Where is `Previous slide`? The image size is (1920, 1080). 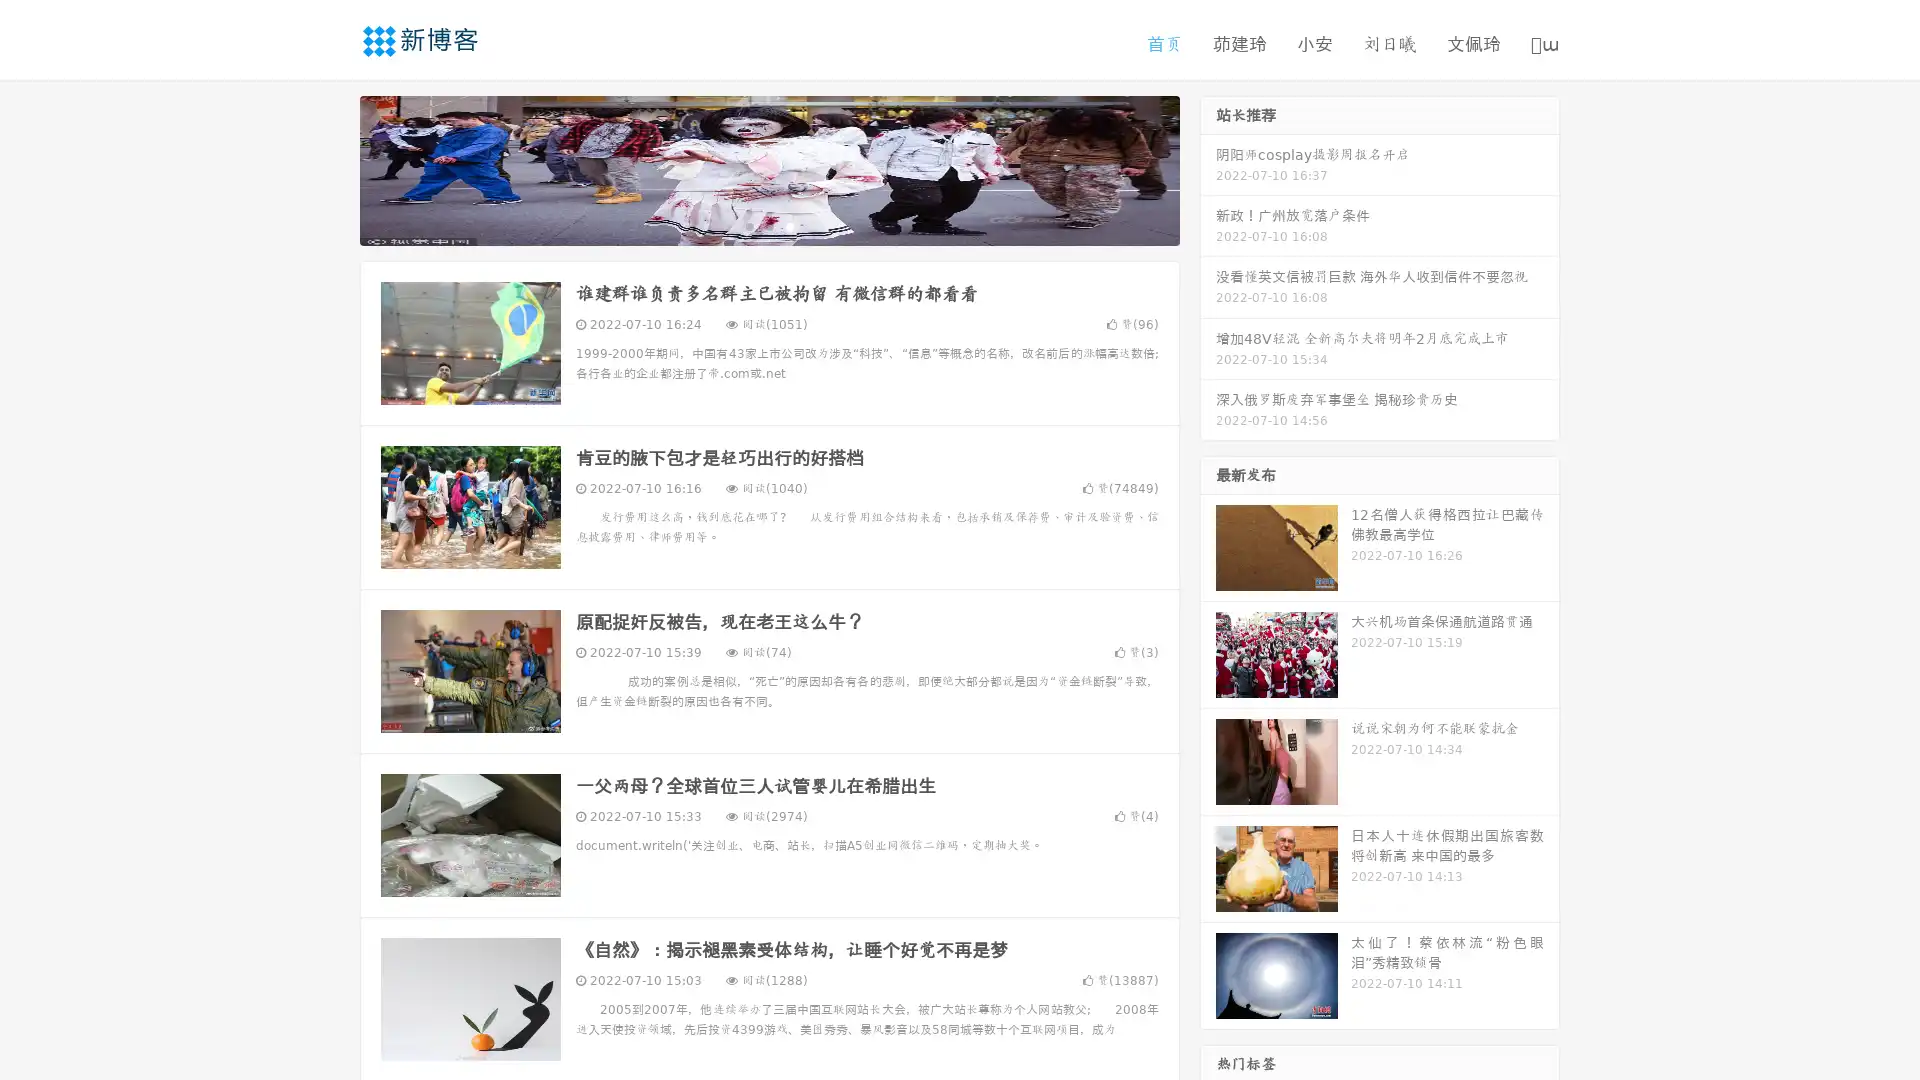 Previous slide is located at coordinates (330, 168).